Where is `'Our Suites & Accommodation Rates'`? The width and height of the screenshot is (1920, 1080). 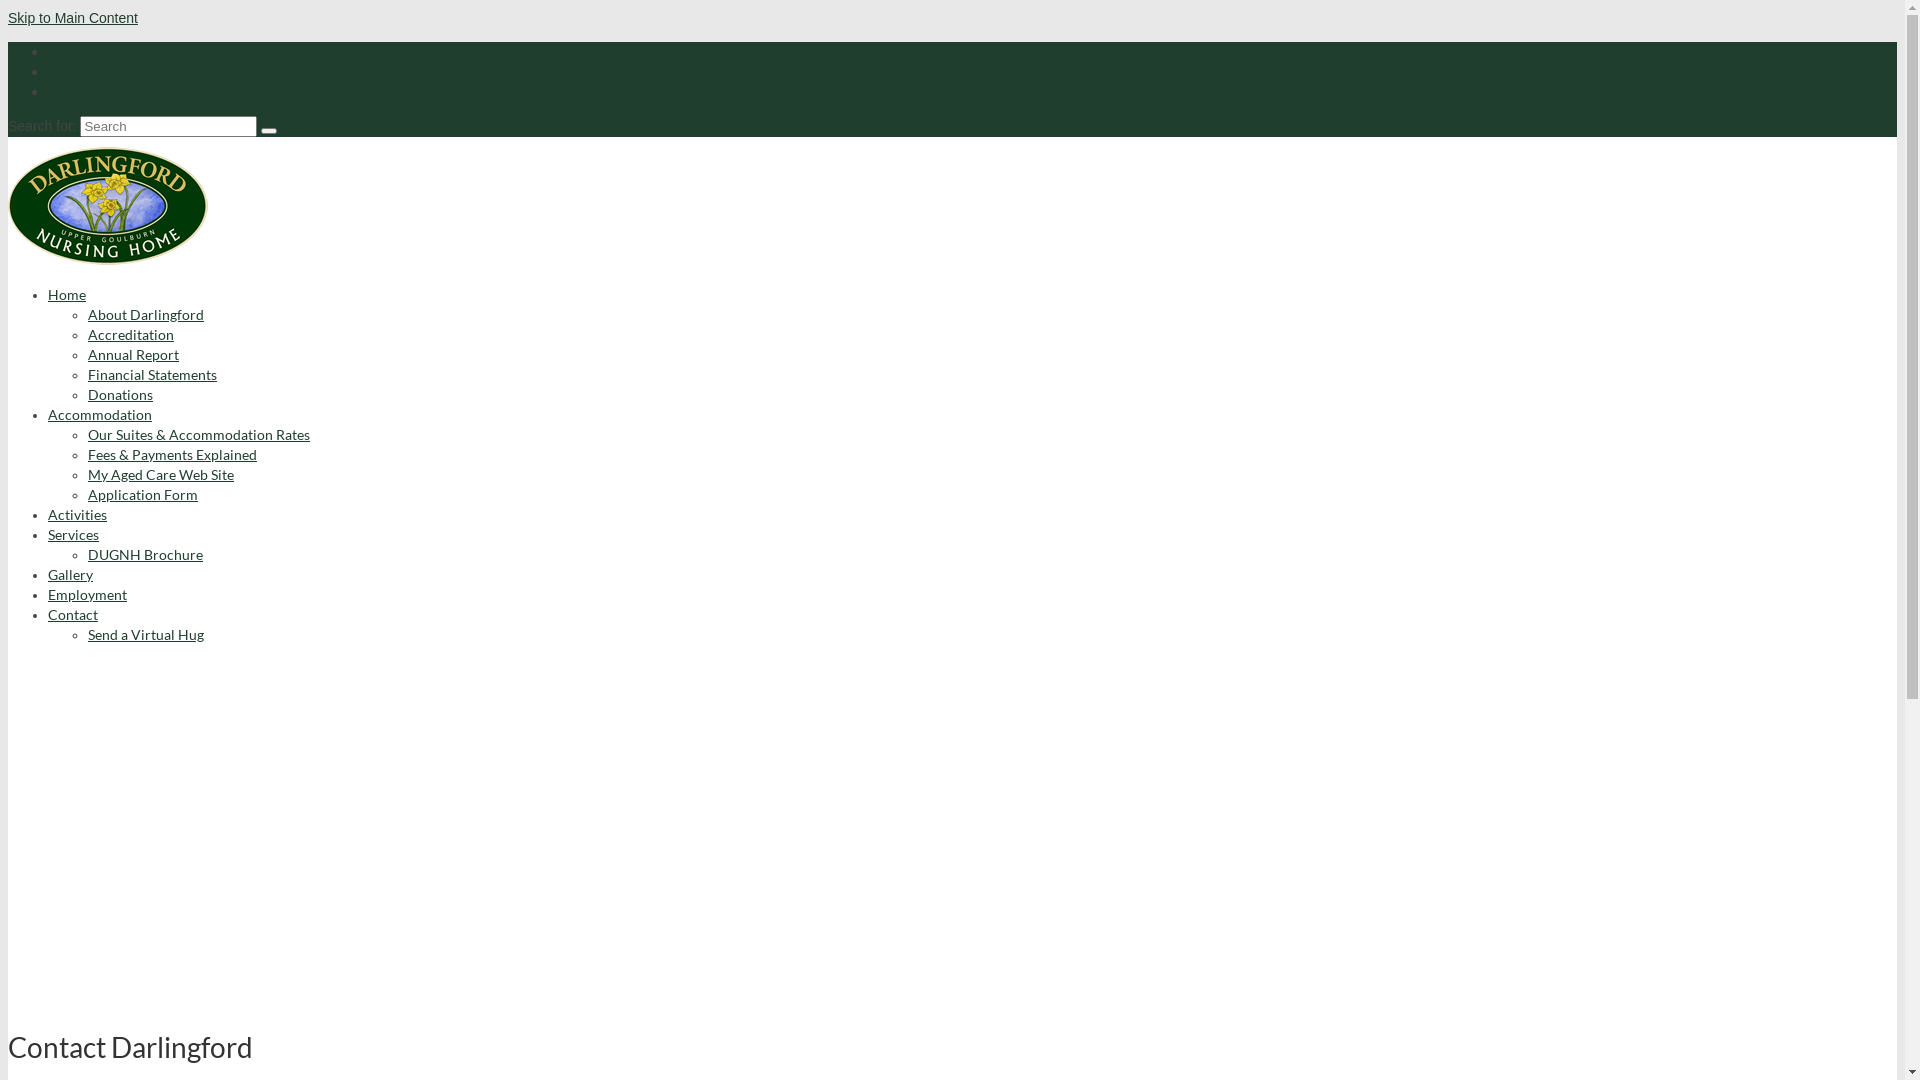 'Our Suites & Accommodation Rates' is located at coordinates (198, 433).